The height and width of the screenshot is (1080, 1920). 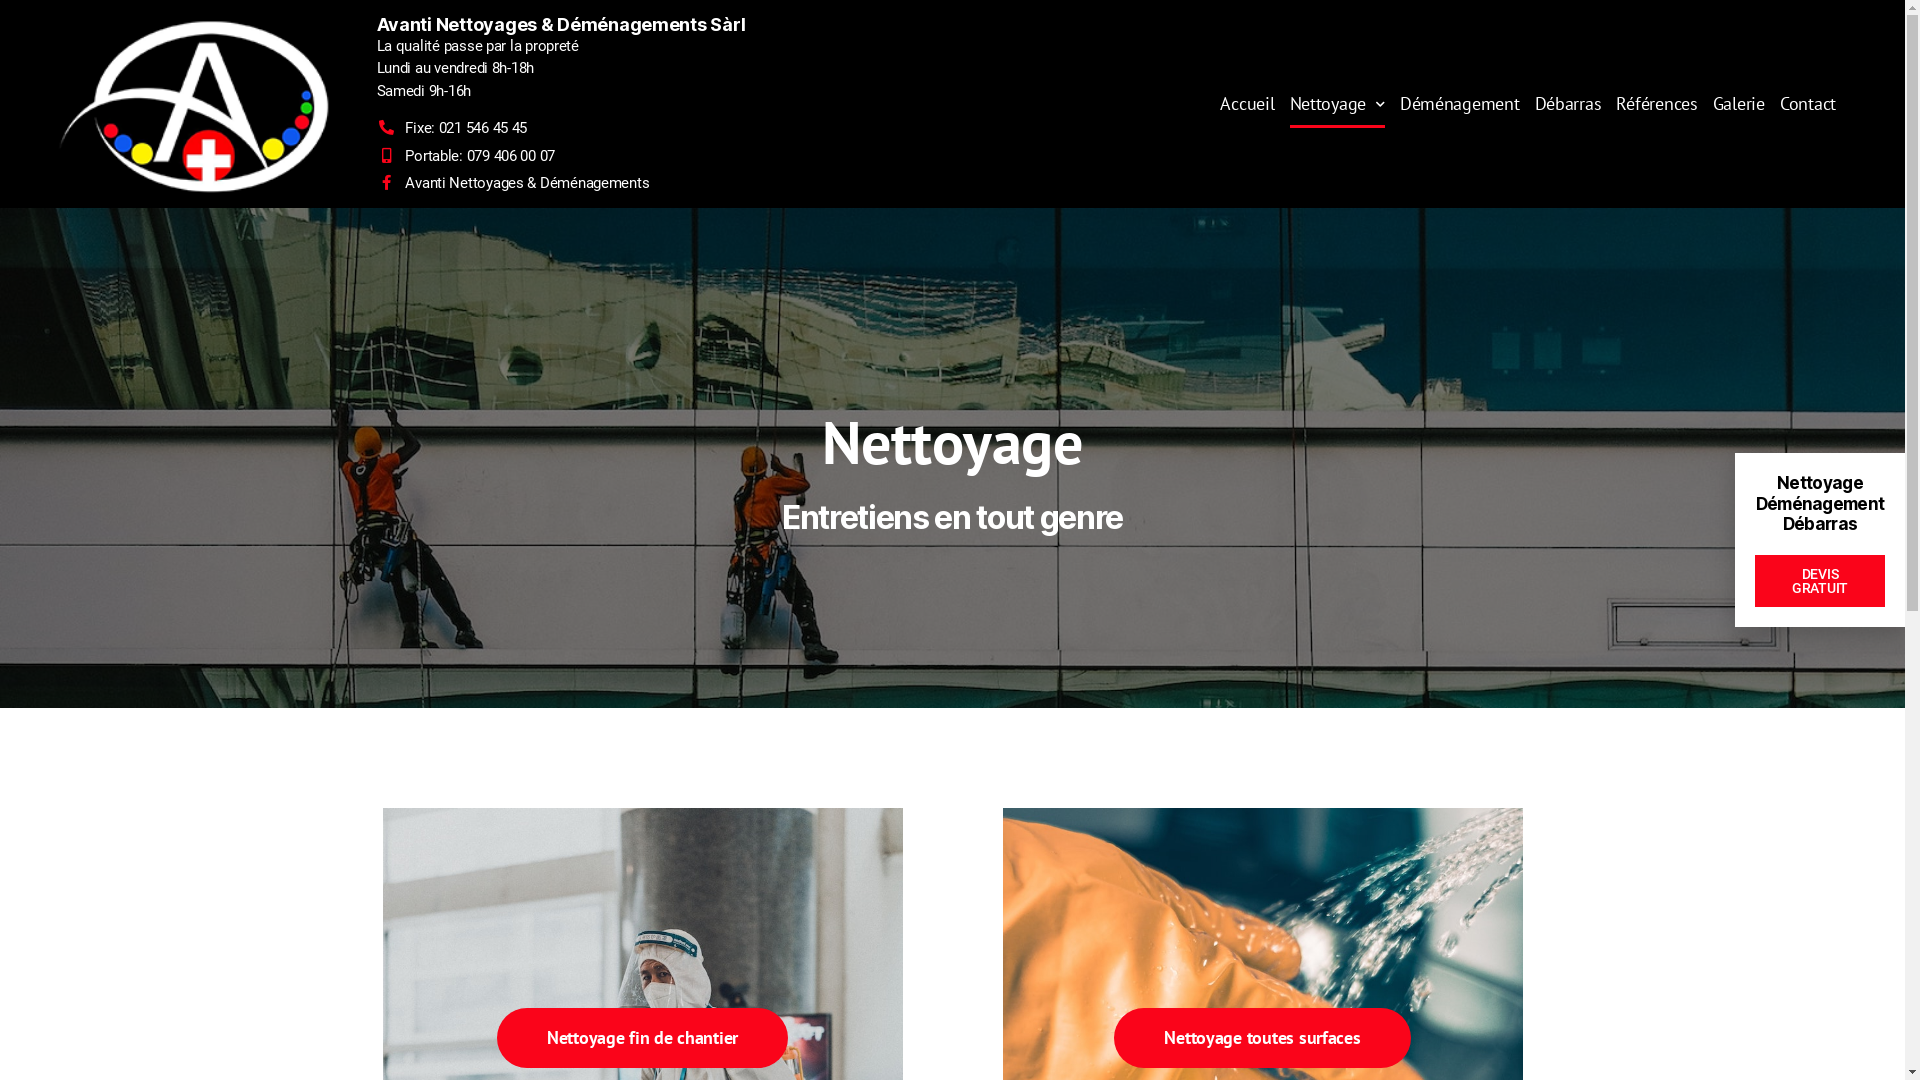 What do you see at coordinates (1819, 581) in the screenshot?
I see `'DEVIS GRATUIT'` at bounding box center [1819, 581].